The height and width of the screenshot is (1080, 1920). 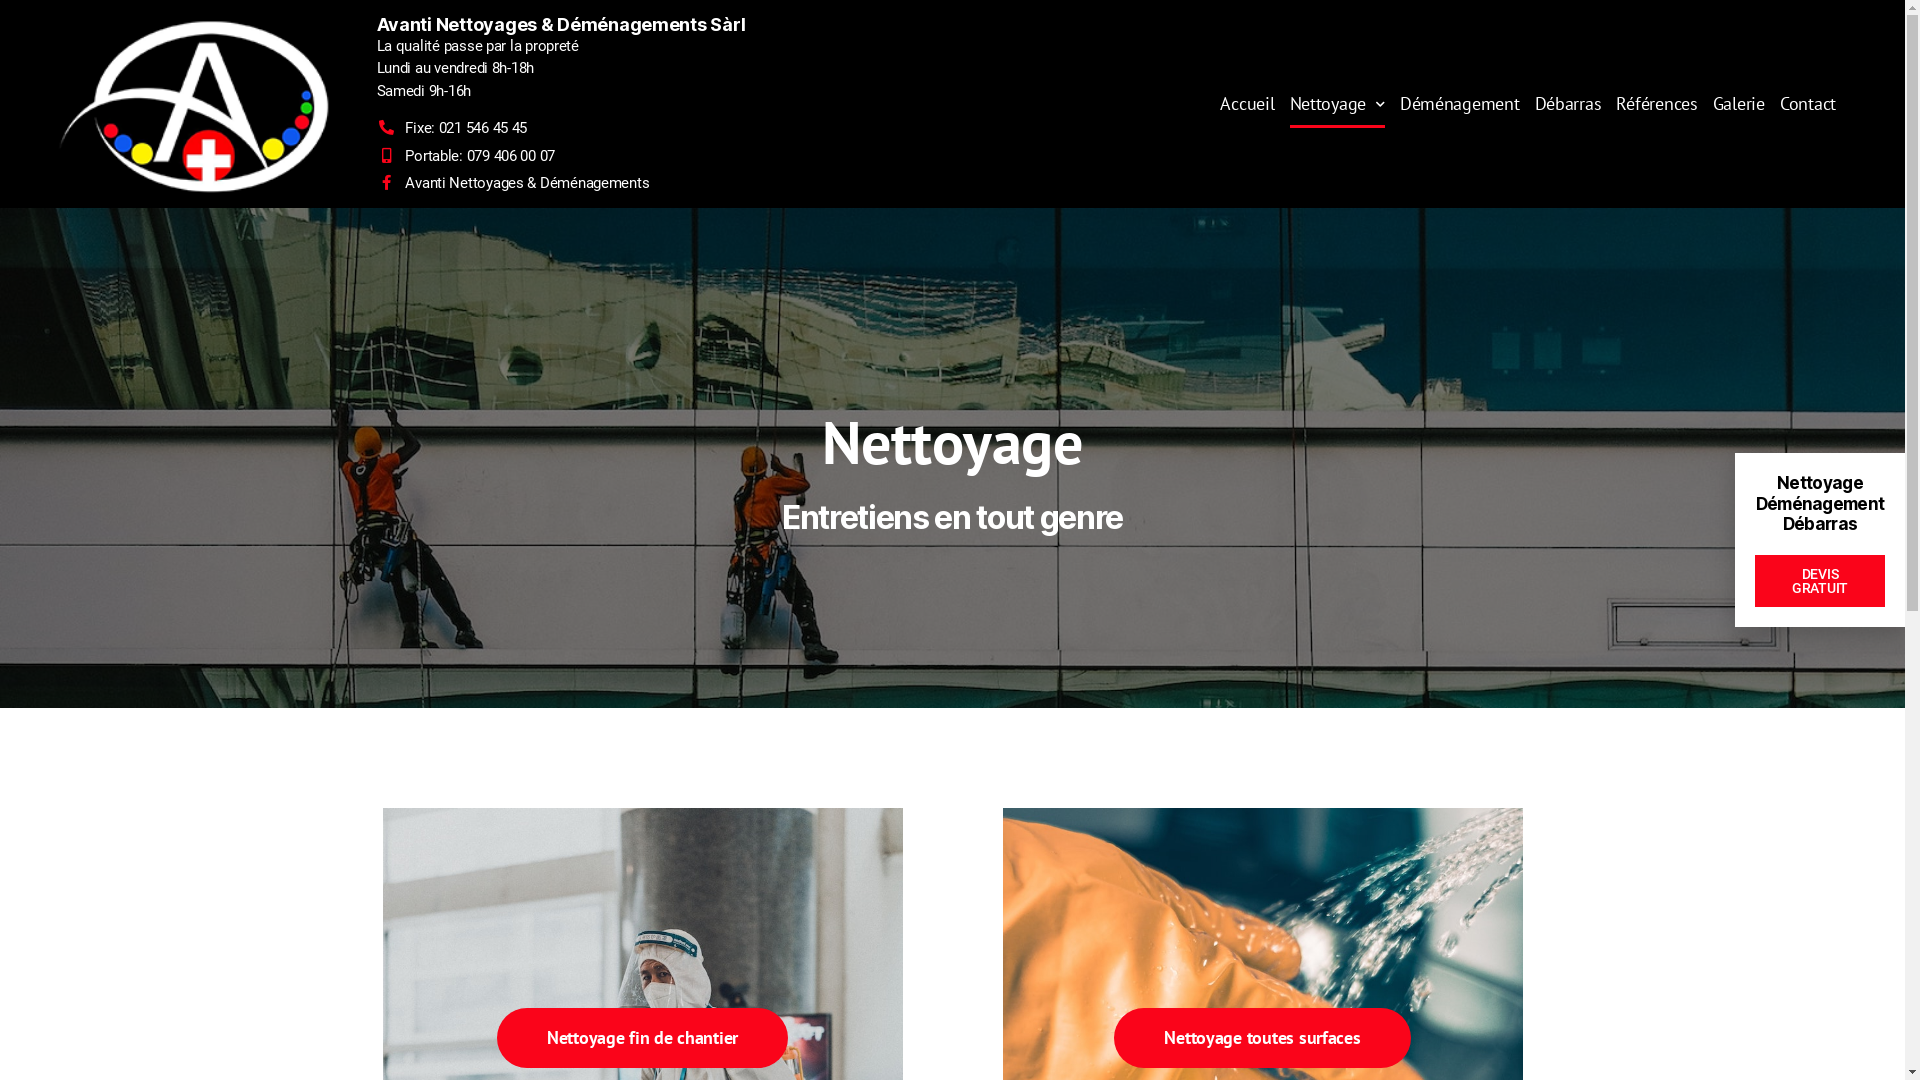 What do you see at coordinates (1819, 581) in the screenshot?
I see `'DEVIS GRATUIT'` at bounding box center [1819, 581].